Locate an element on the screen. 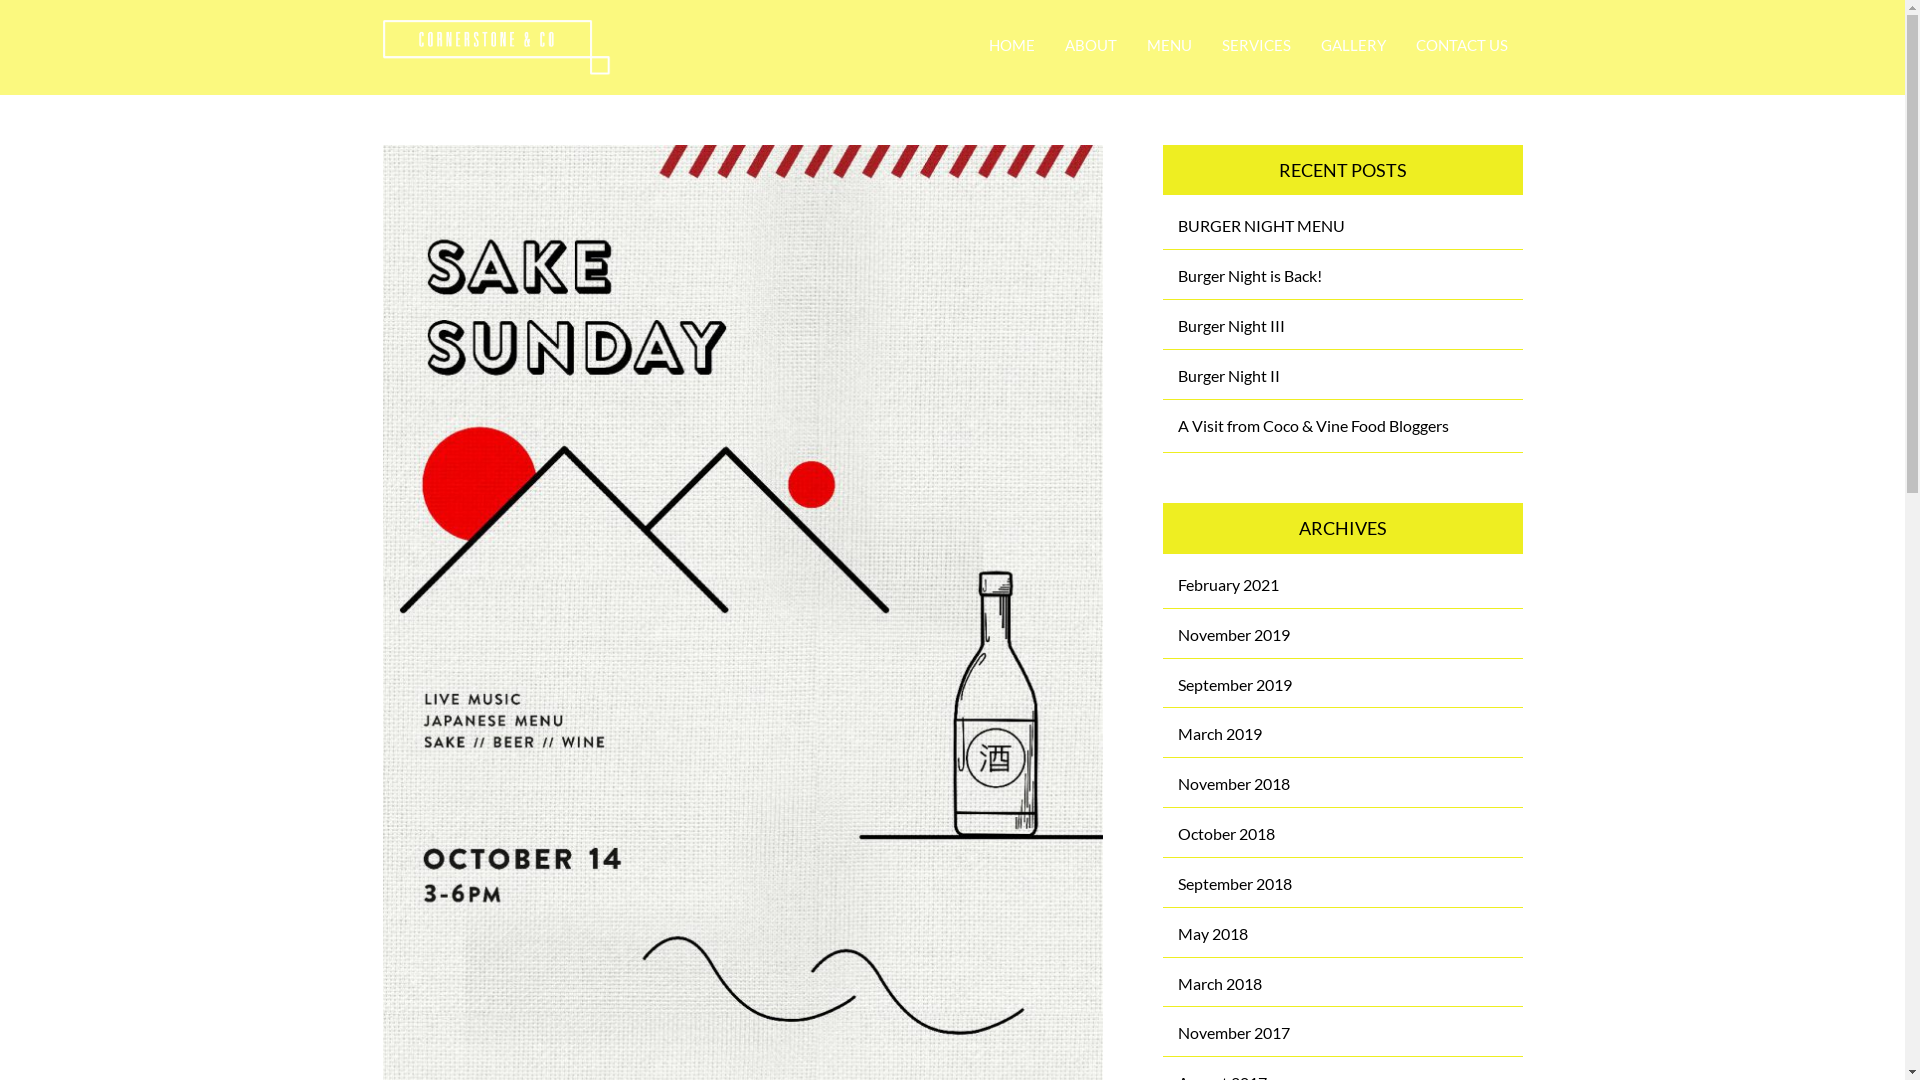  'September 2018' is located at coordinates (1233, 882).